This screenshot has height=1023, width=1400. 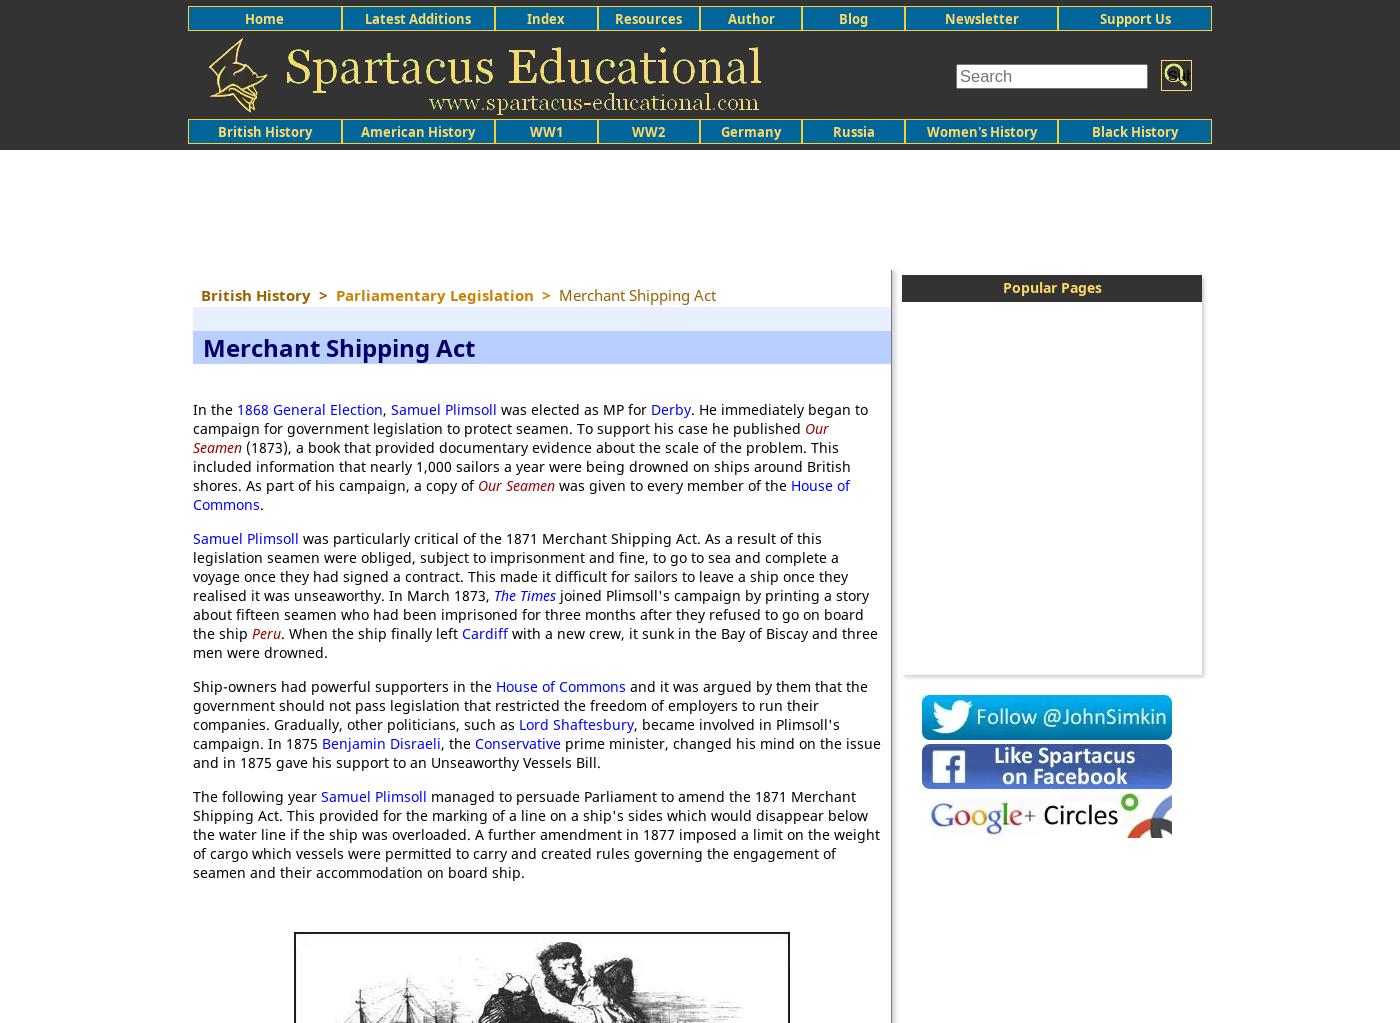 I want to click on 'and it was argued by them that the government should not pass legislation that restricted the freedom of employers to run their companies. Gradually, other politicians, such as', so click(x=530, y=704).